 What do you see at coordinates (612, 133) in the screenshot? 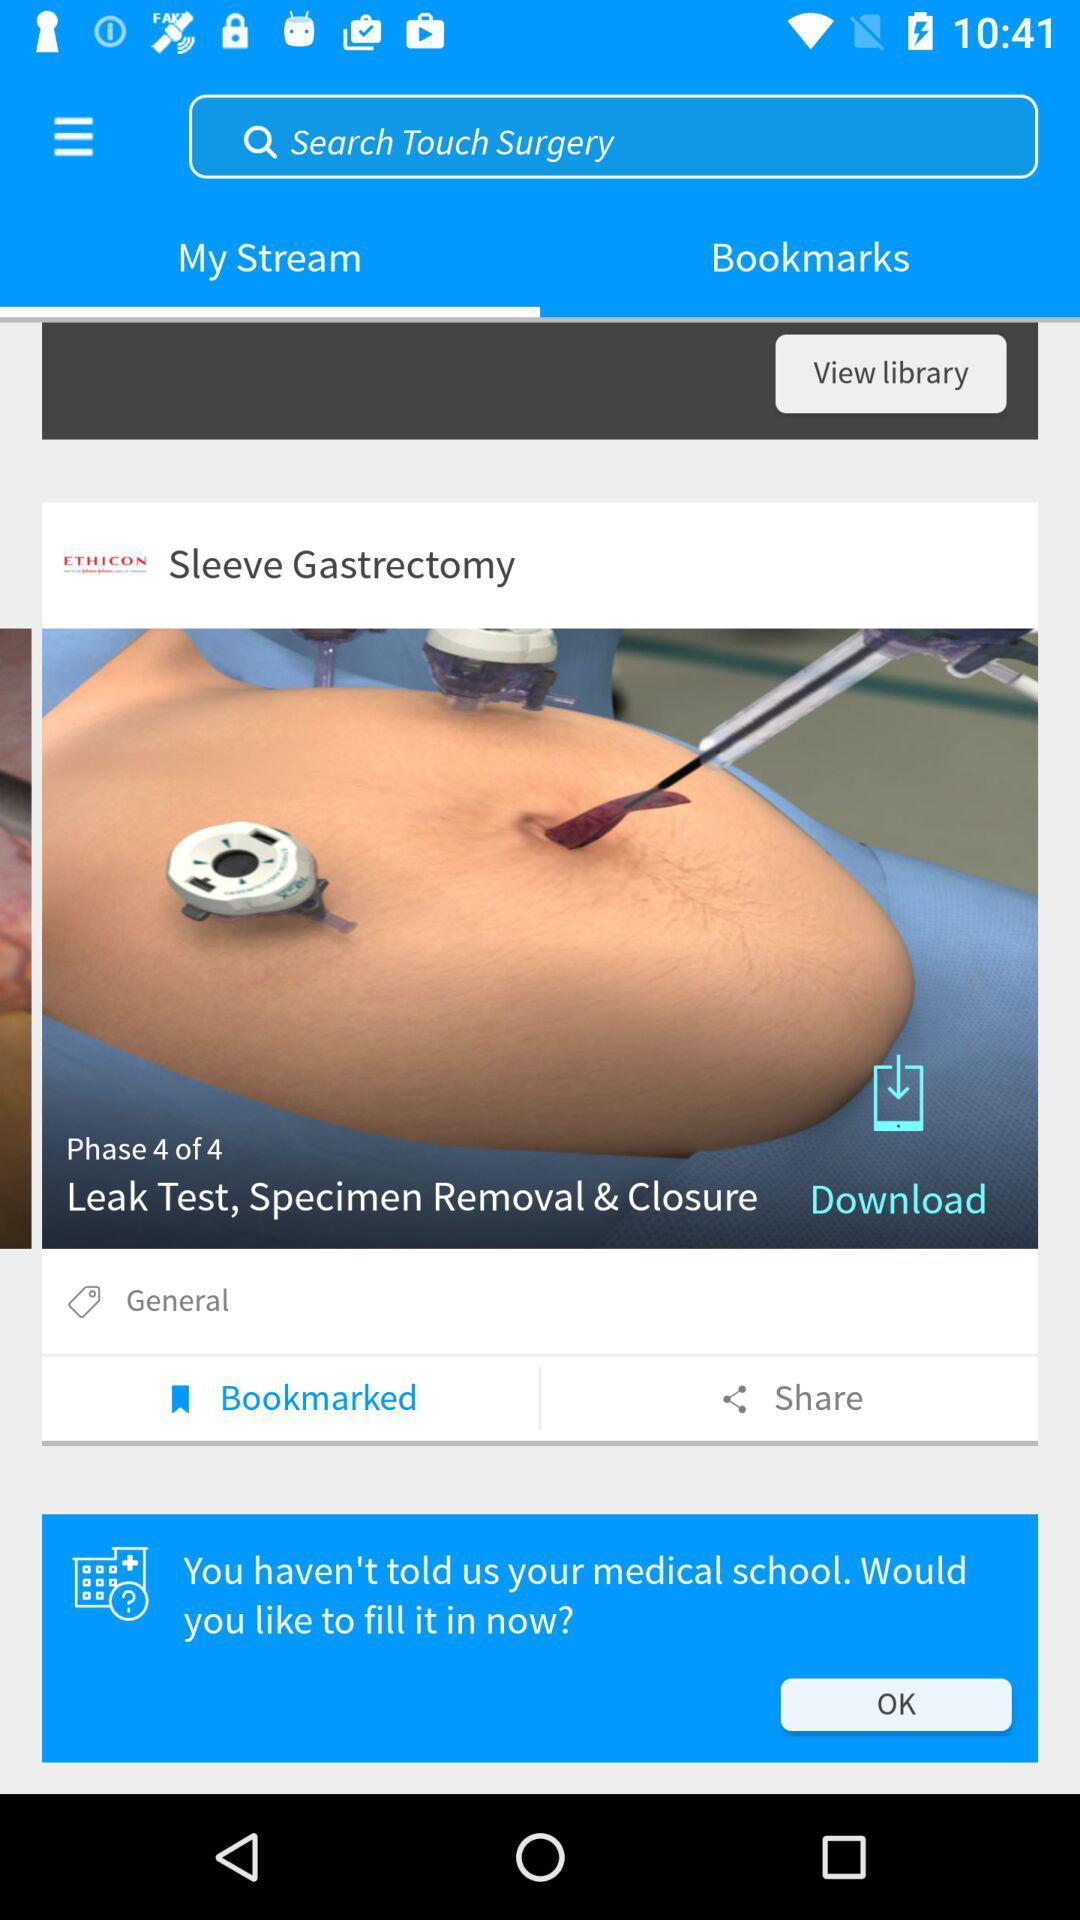
I see `search field` at bounding box center [612, 133].